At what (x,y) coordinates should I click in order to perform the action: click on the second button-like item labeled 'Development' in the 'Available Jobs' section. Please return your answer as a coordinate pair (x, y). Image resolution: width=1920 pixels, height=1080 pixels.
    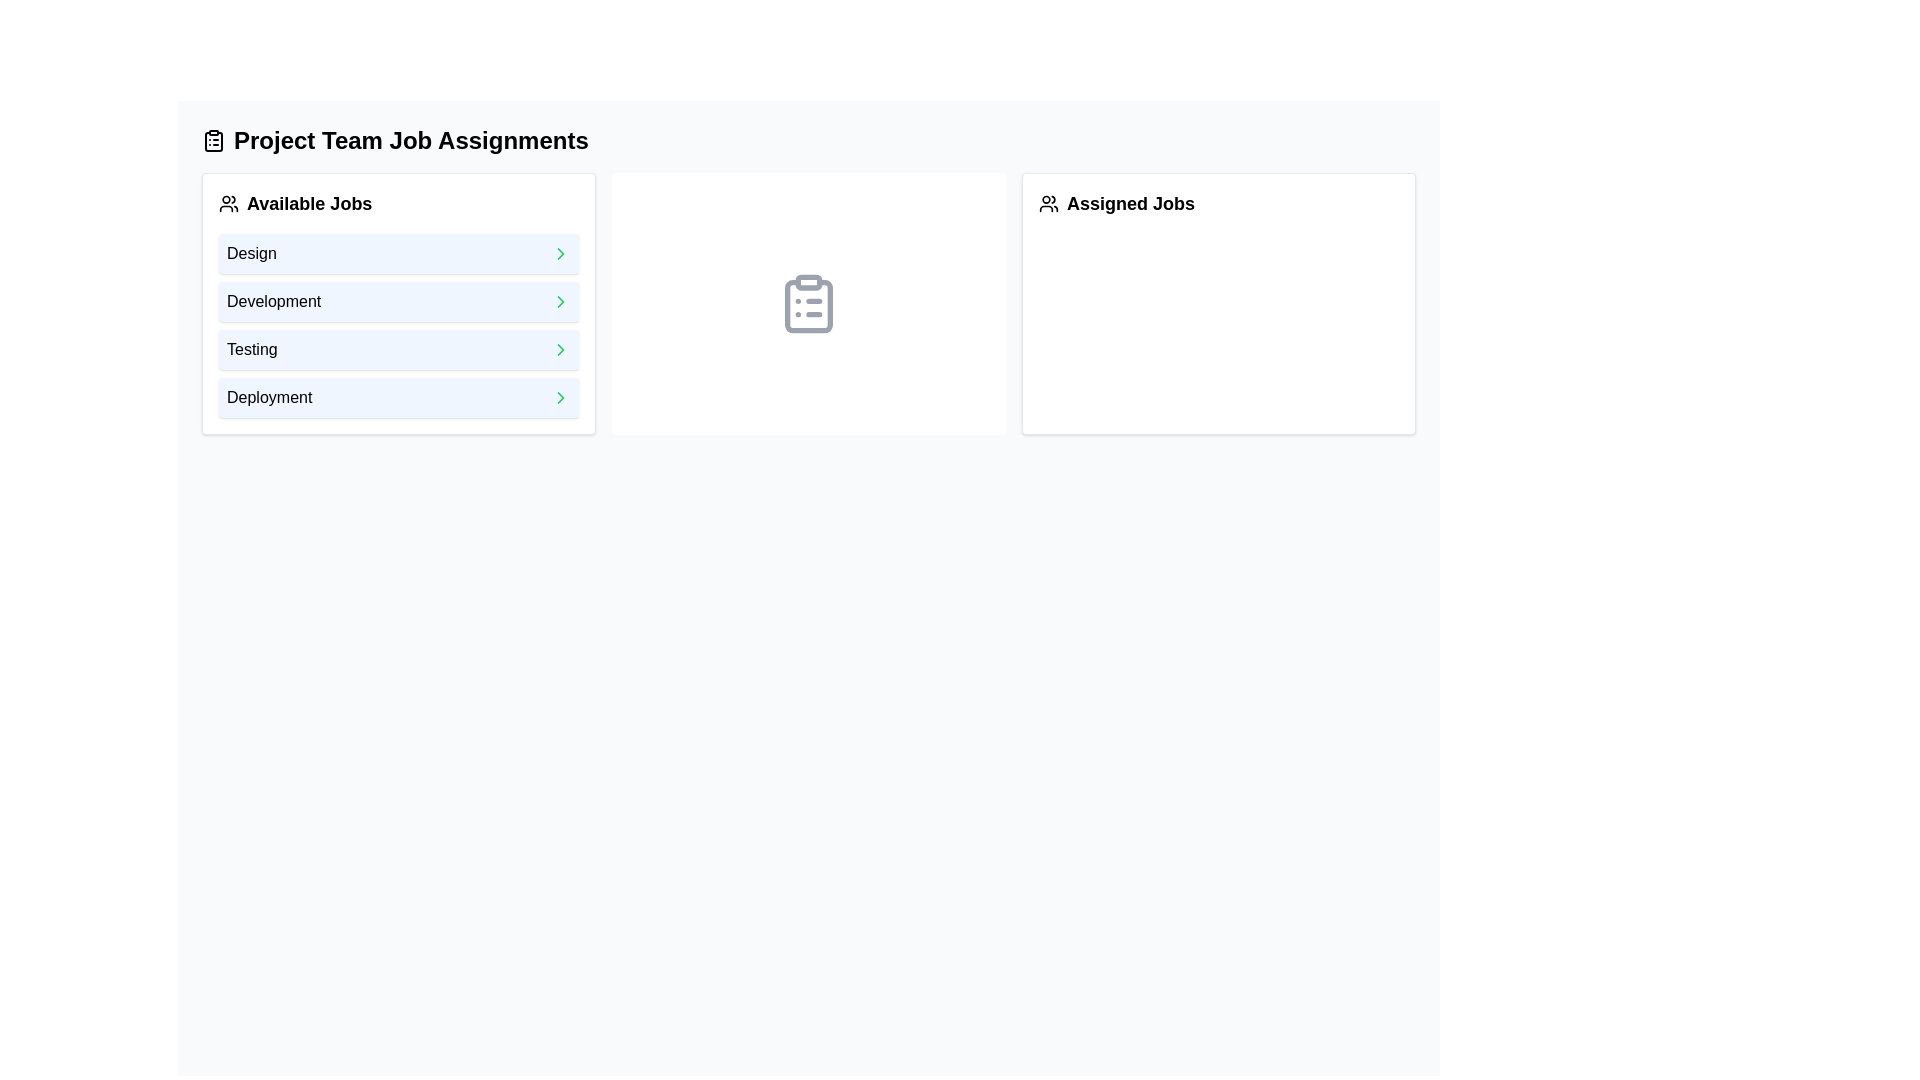
    Looking at the image, I should click on (398, 301).